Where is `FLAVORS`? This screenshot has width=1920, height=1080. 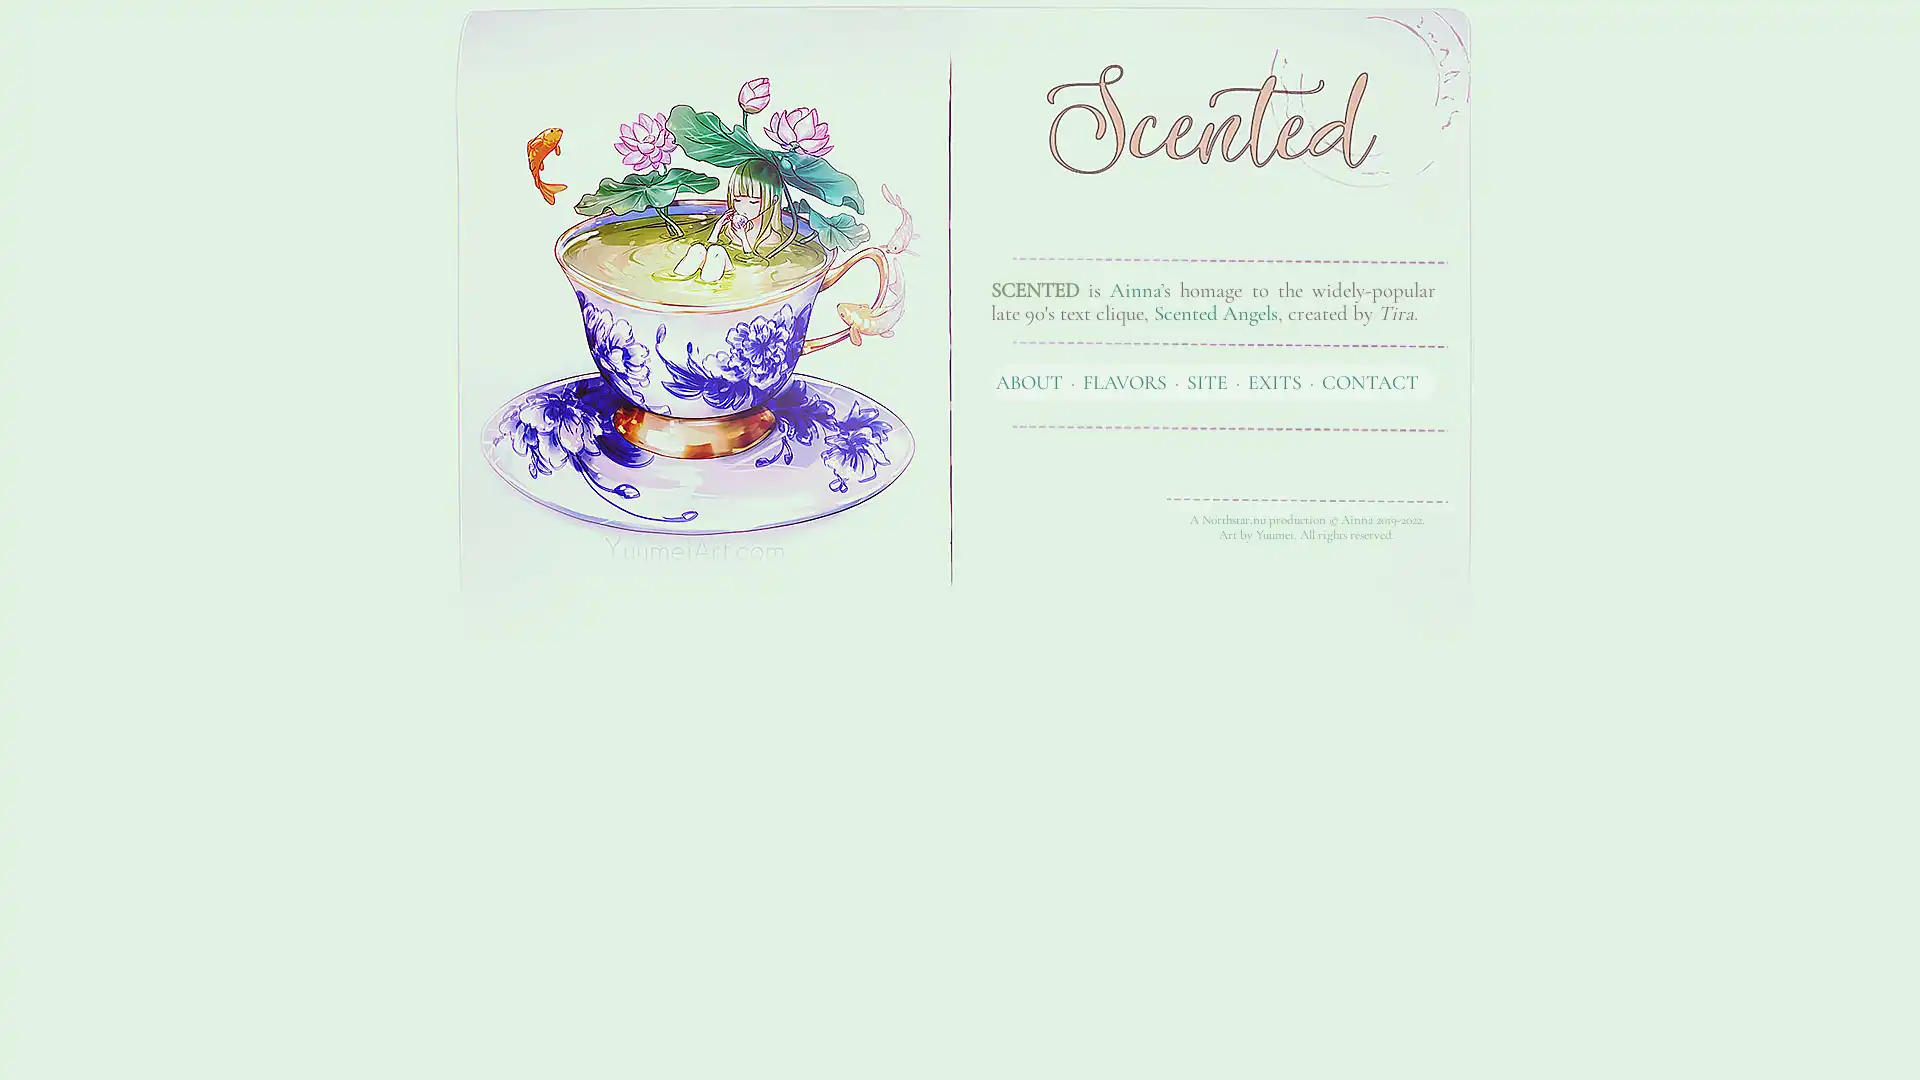 FLAVORS is located at coordinates (1124, 381).